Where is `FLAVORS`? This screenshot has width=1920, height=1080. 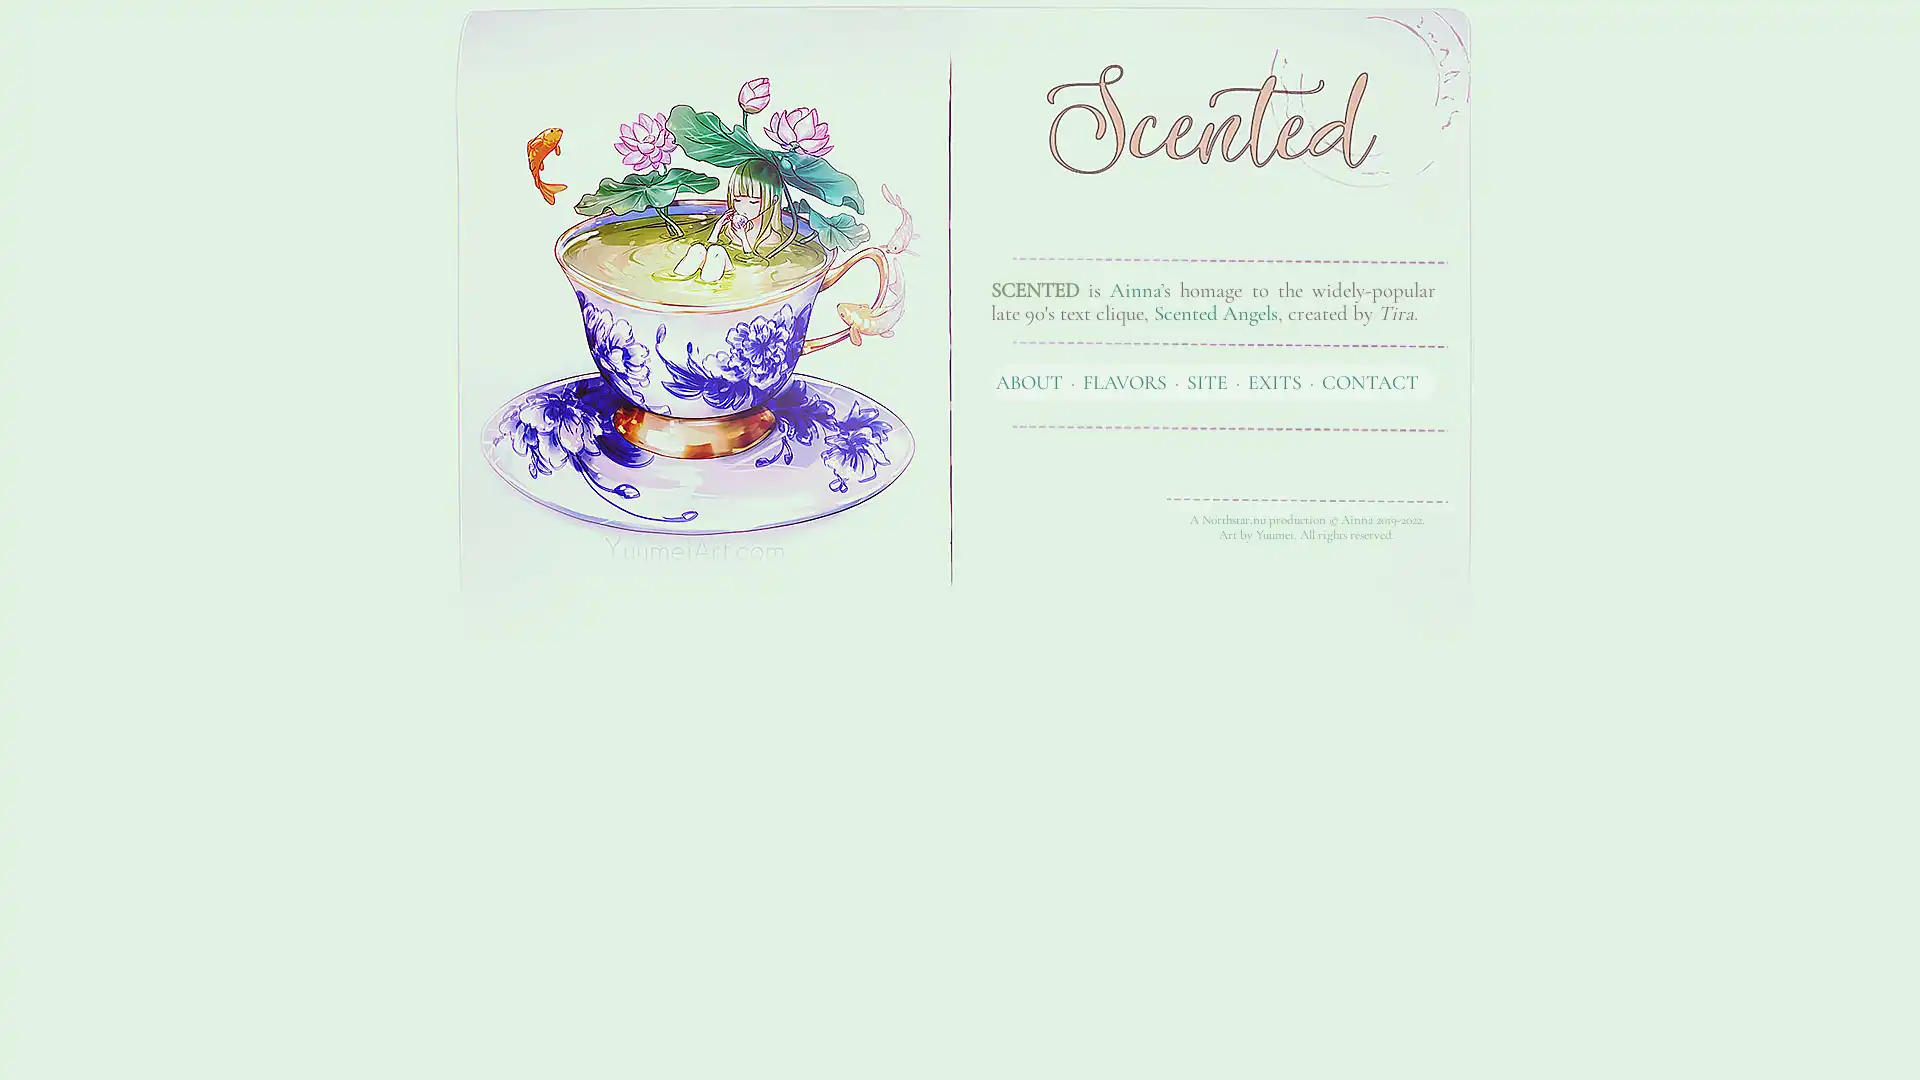 FLAVORS is located at coordinates (1124, 381).